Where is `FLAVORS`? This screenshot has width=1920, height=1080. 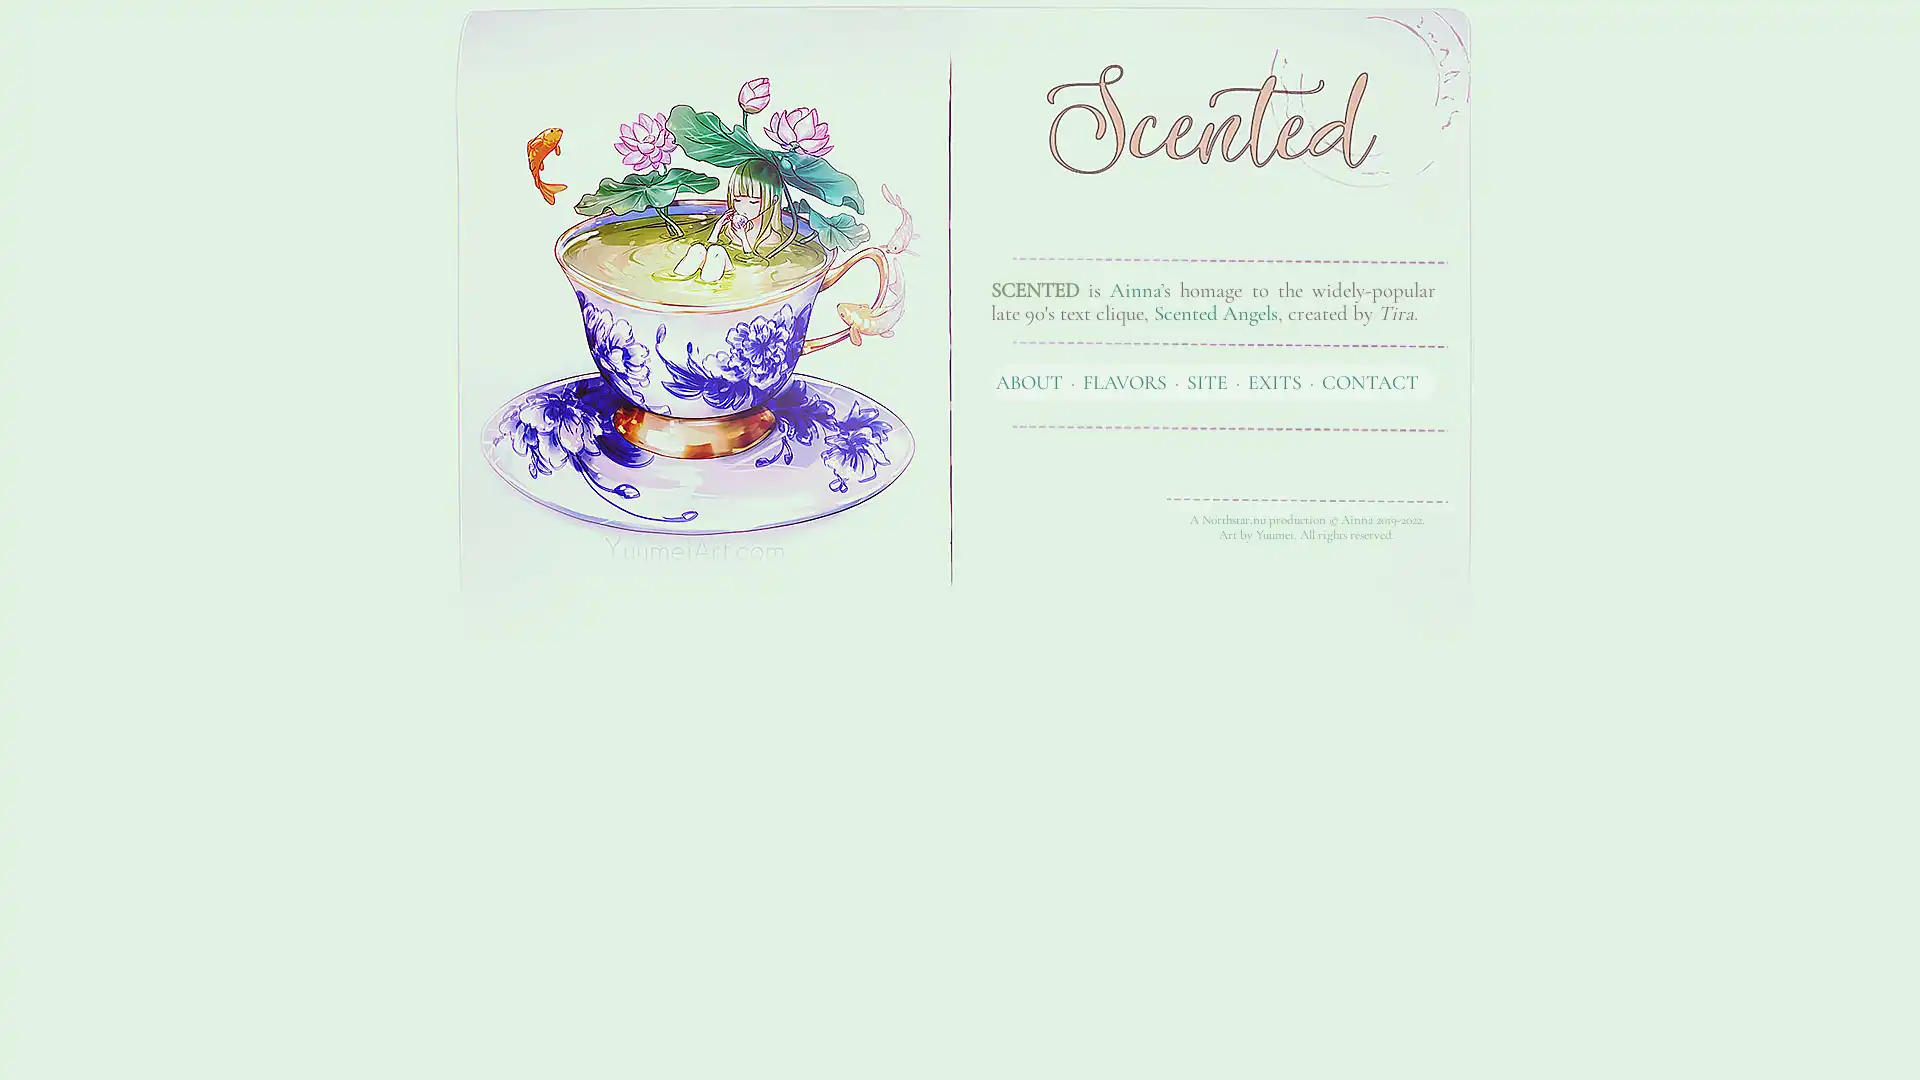 FLAVORS is located at coordinates (1124, 381).